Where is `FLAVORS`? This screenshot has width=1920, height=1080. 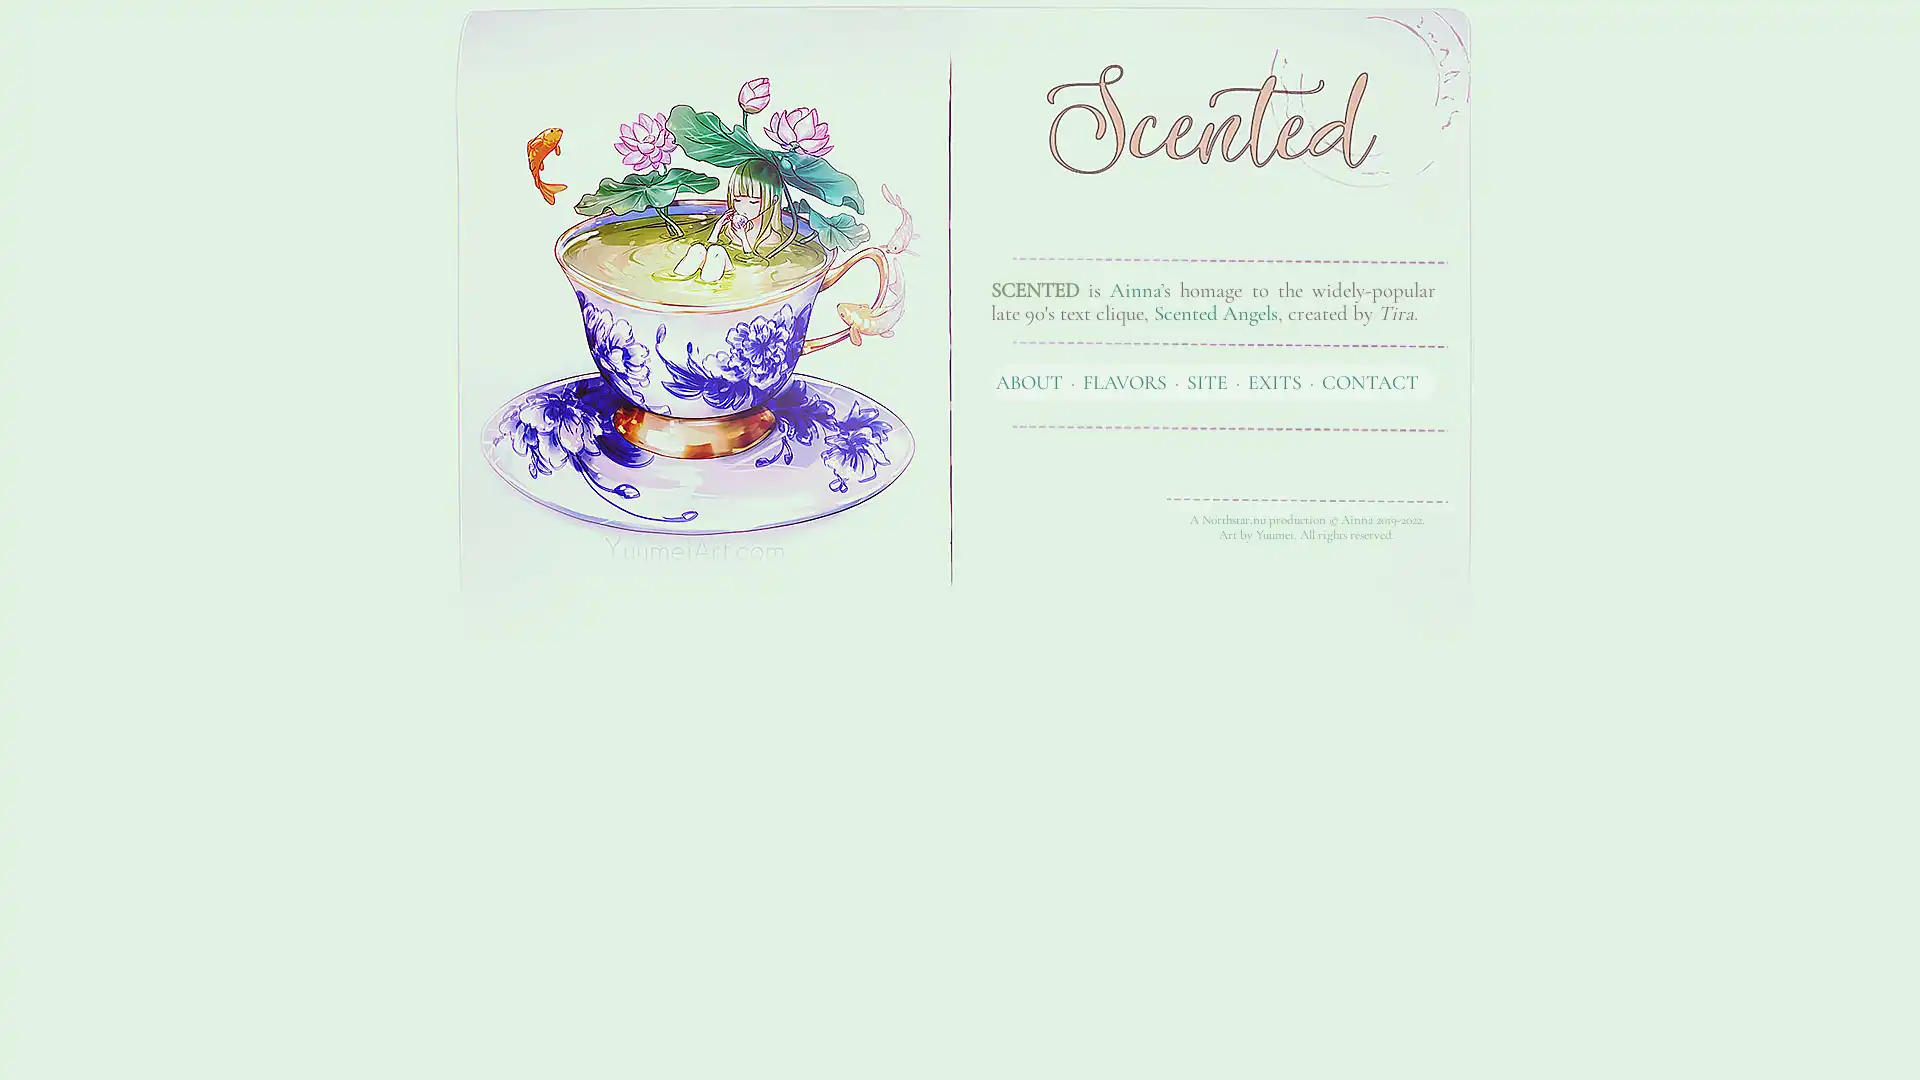 FLAVORS is located at coordinates (1124, 381).